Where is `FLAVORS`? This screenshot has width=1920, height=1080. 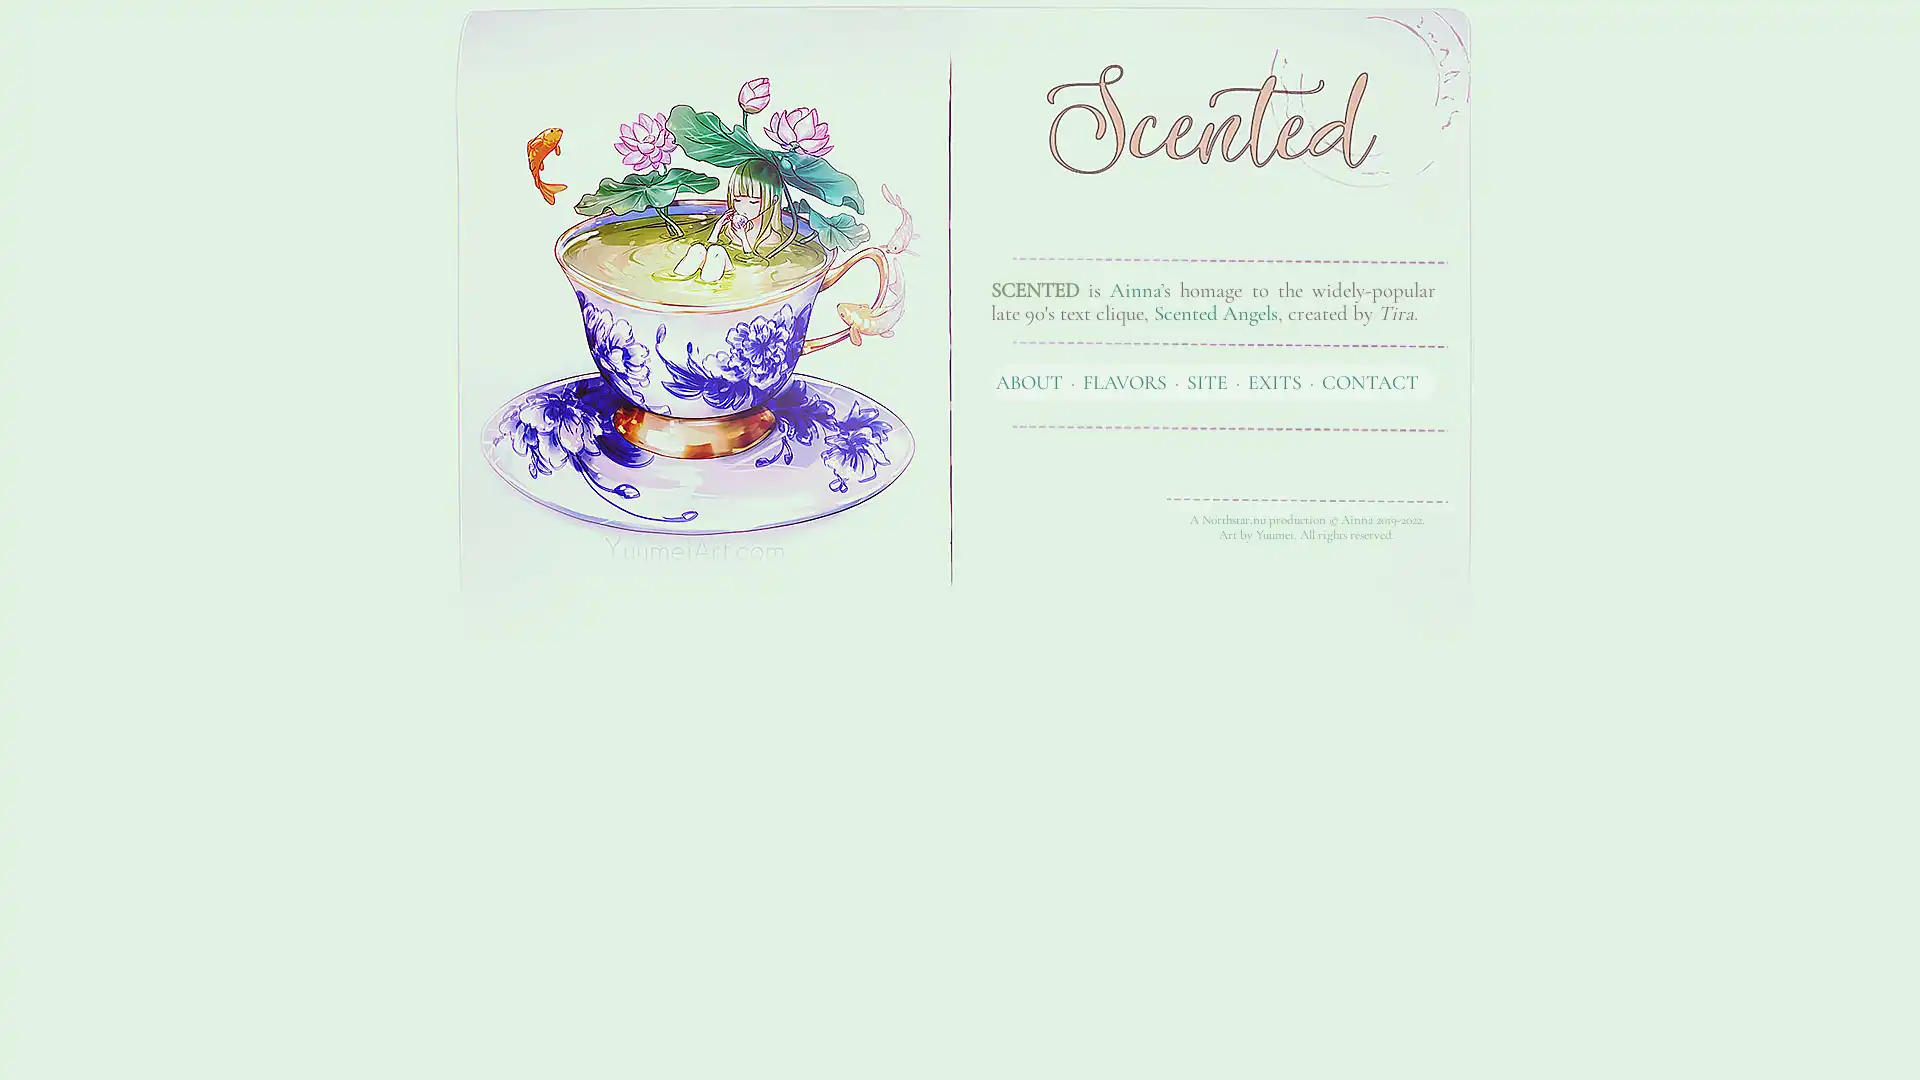 FLAVORS is located at coordinates (1124, 381).